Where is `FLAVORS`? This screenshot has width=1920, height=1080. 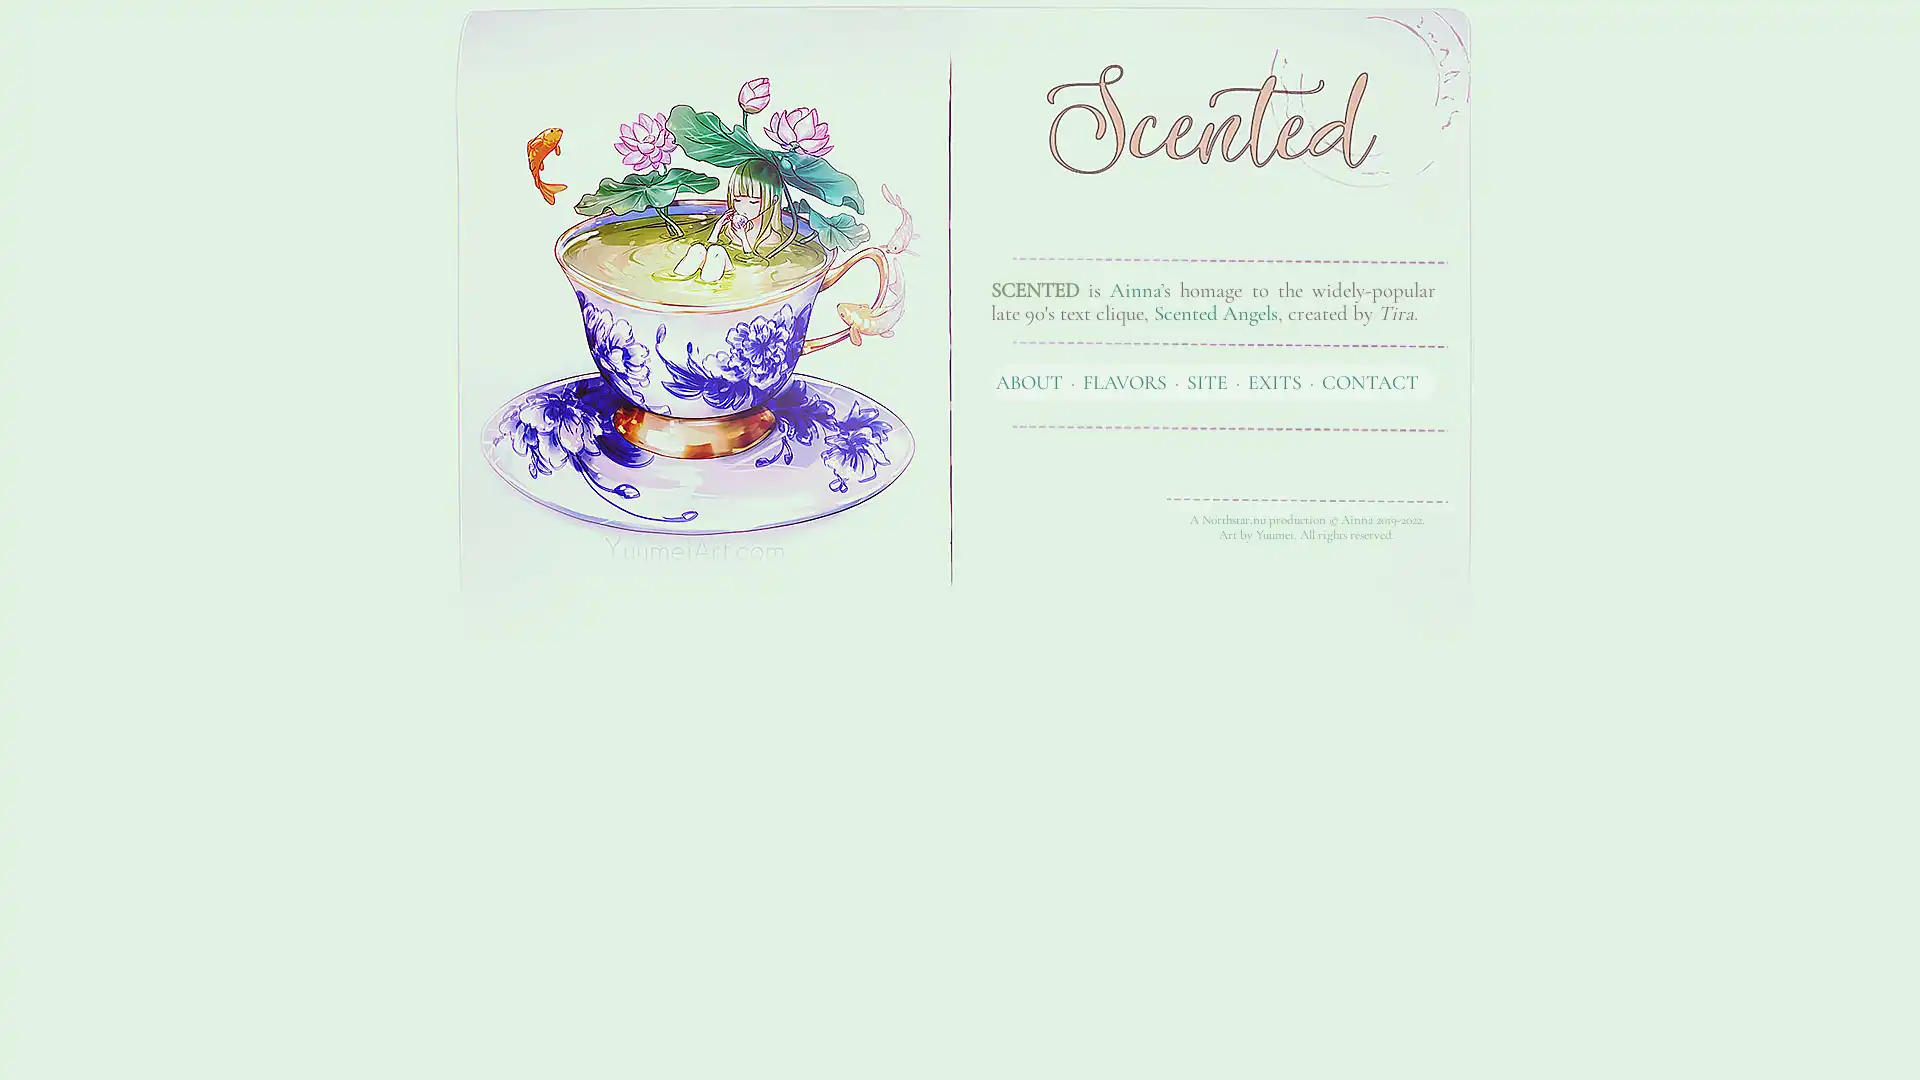 FLAVORS is located at coordinates (1124, 381).